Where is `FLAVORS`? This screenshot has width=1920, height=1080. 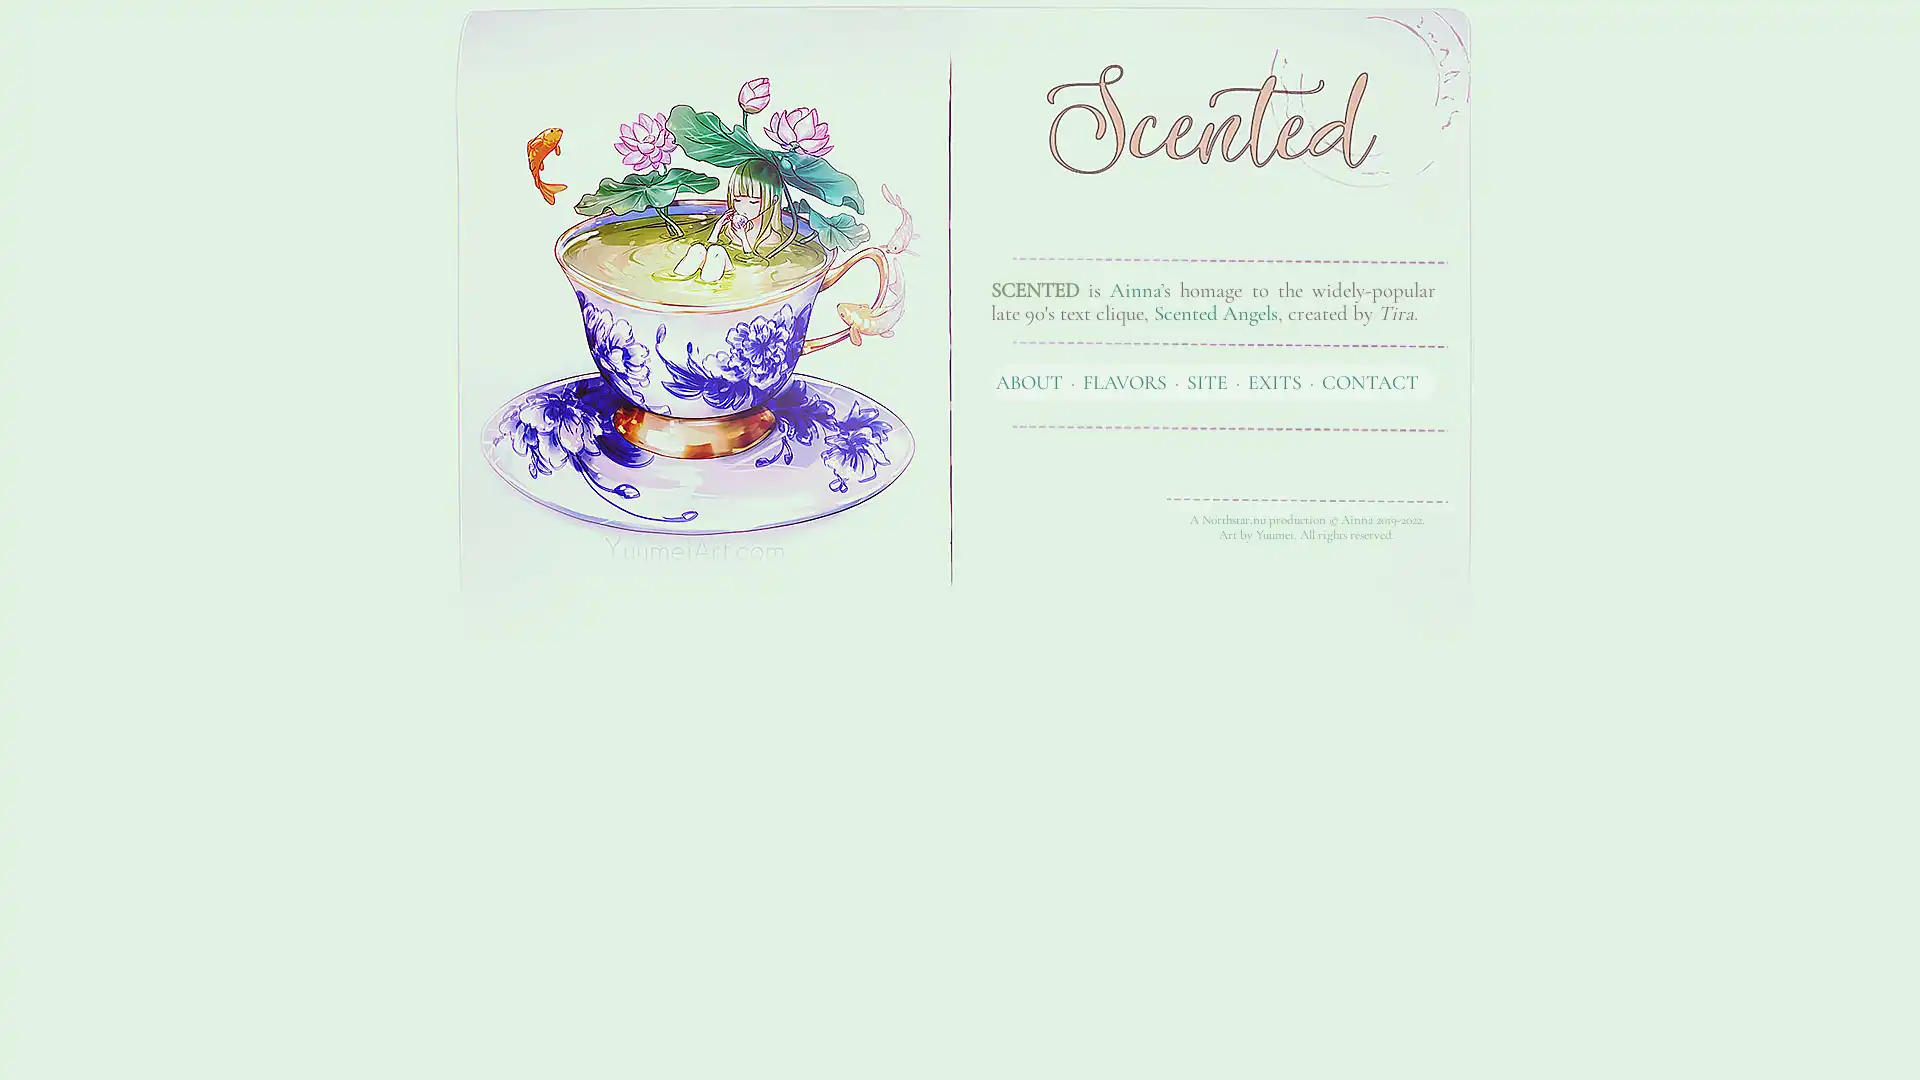 FLAVORS is located at coordinates (1124, 381).